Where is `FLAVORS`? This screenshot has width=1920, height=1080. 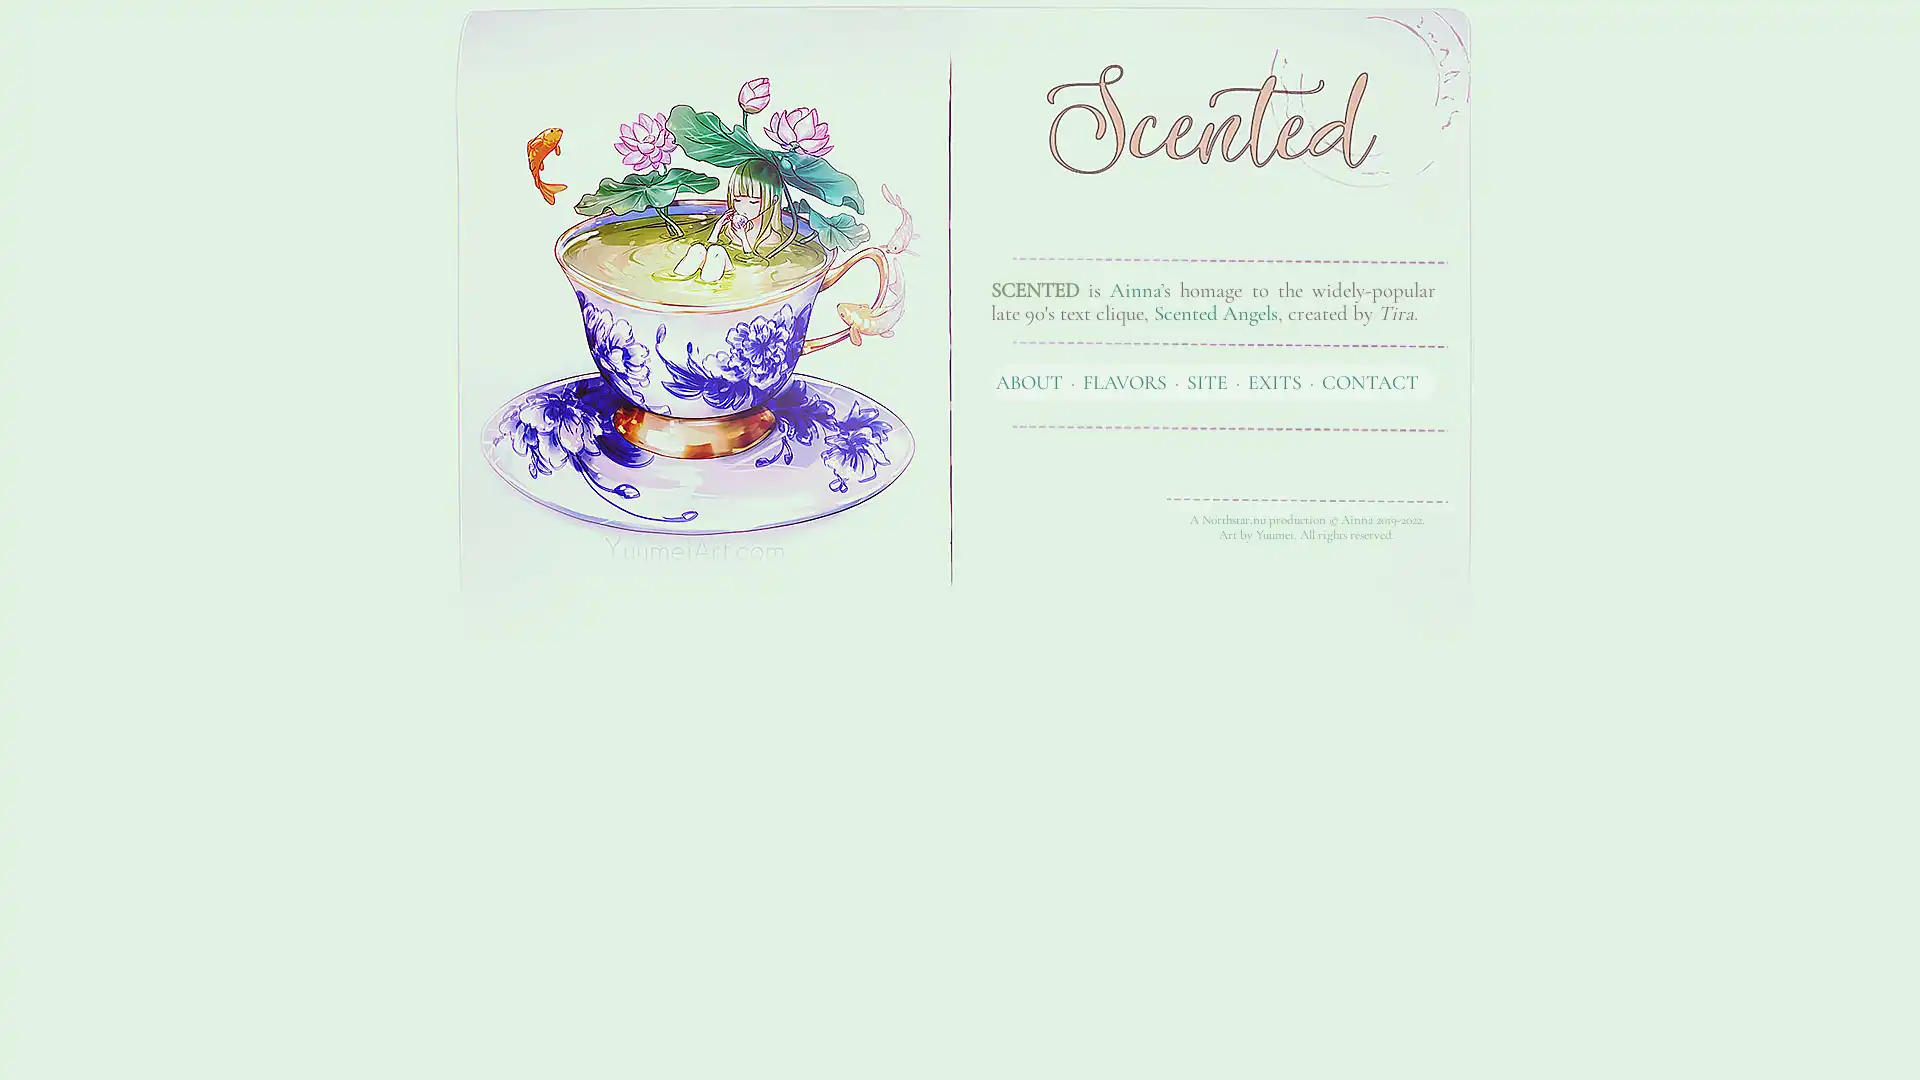 FLAVORS is located at coordinates (1124, 381).